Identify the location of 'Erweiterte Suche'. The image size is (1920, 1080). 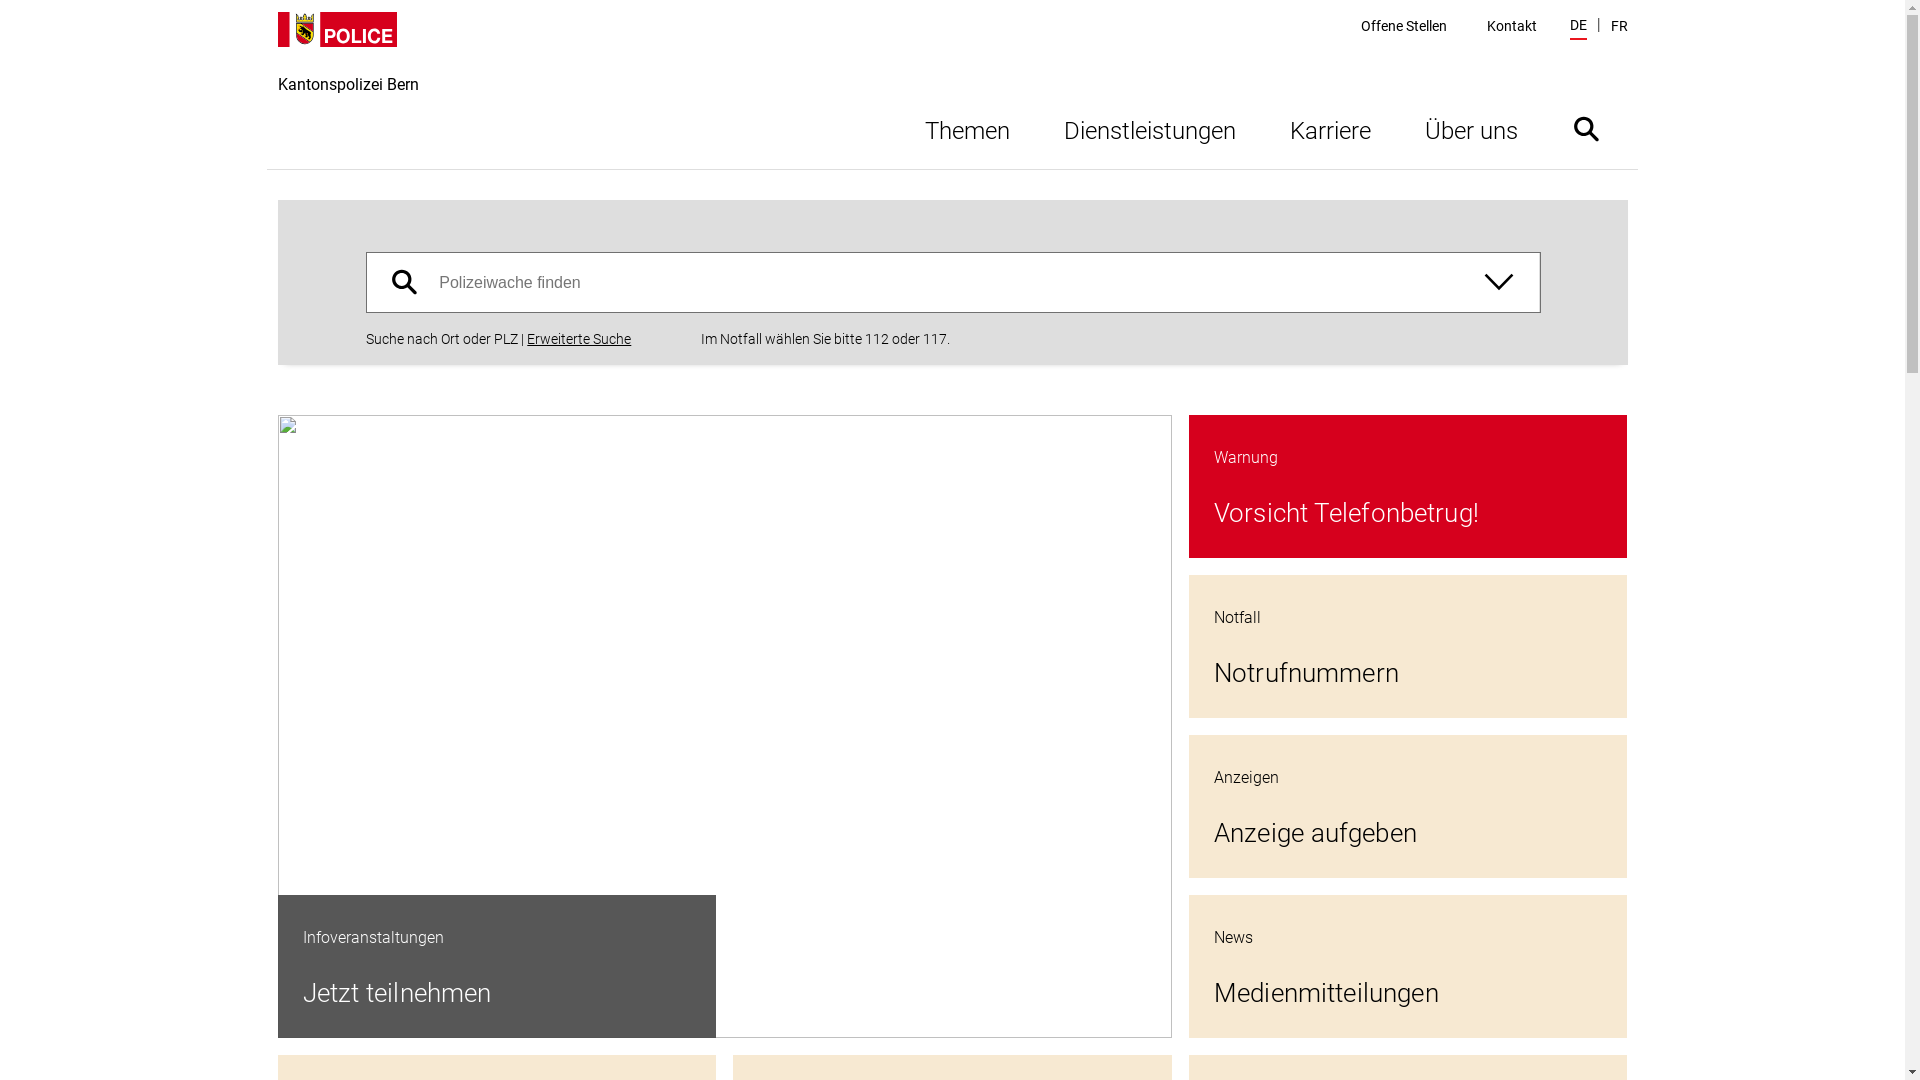
(578, 338).